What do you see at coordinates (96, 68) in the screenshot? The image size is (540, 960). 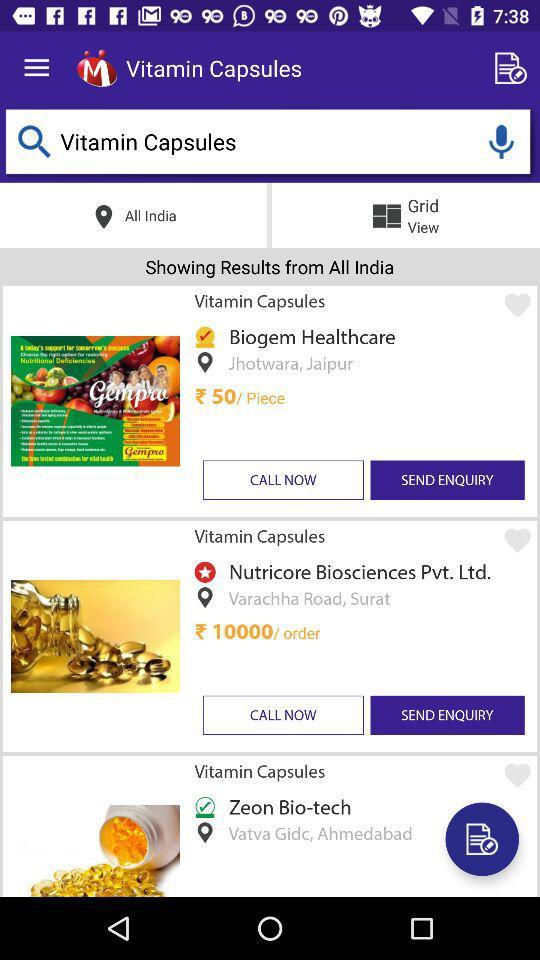 I see `click on logo` at bounding box center [96, 68].